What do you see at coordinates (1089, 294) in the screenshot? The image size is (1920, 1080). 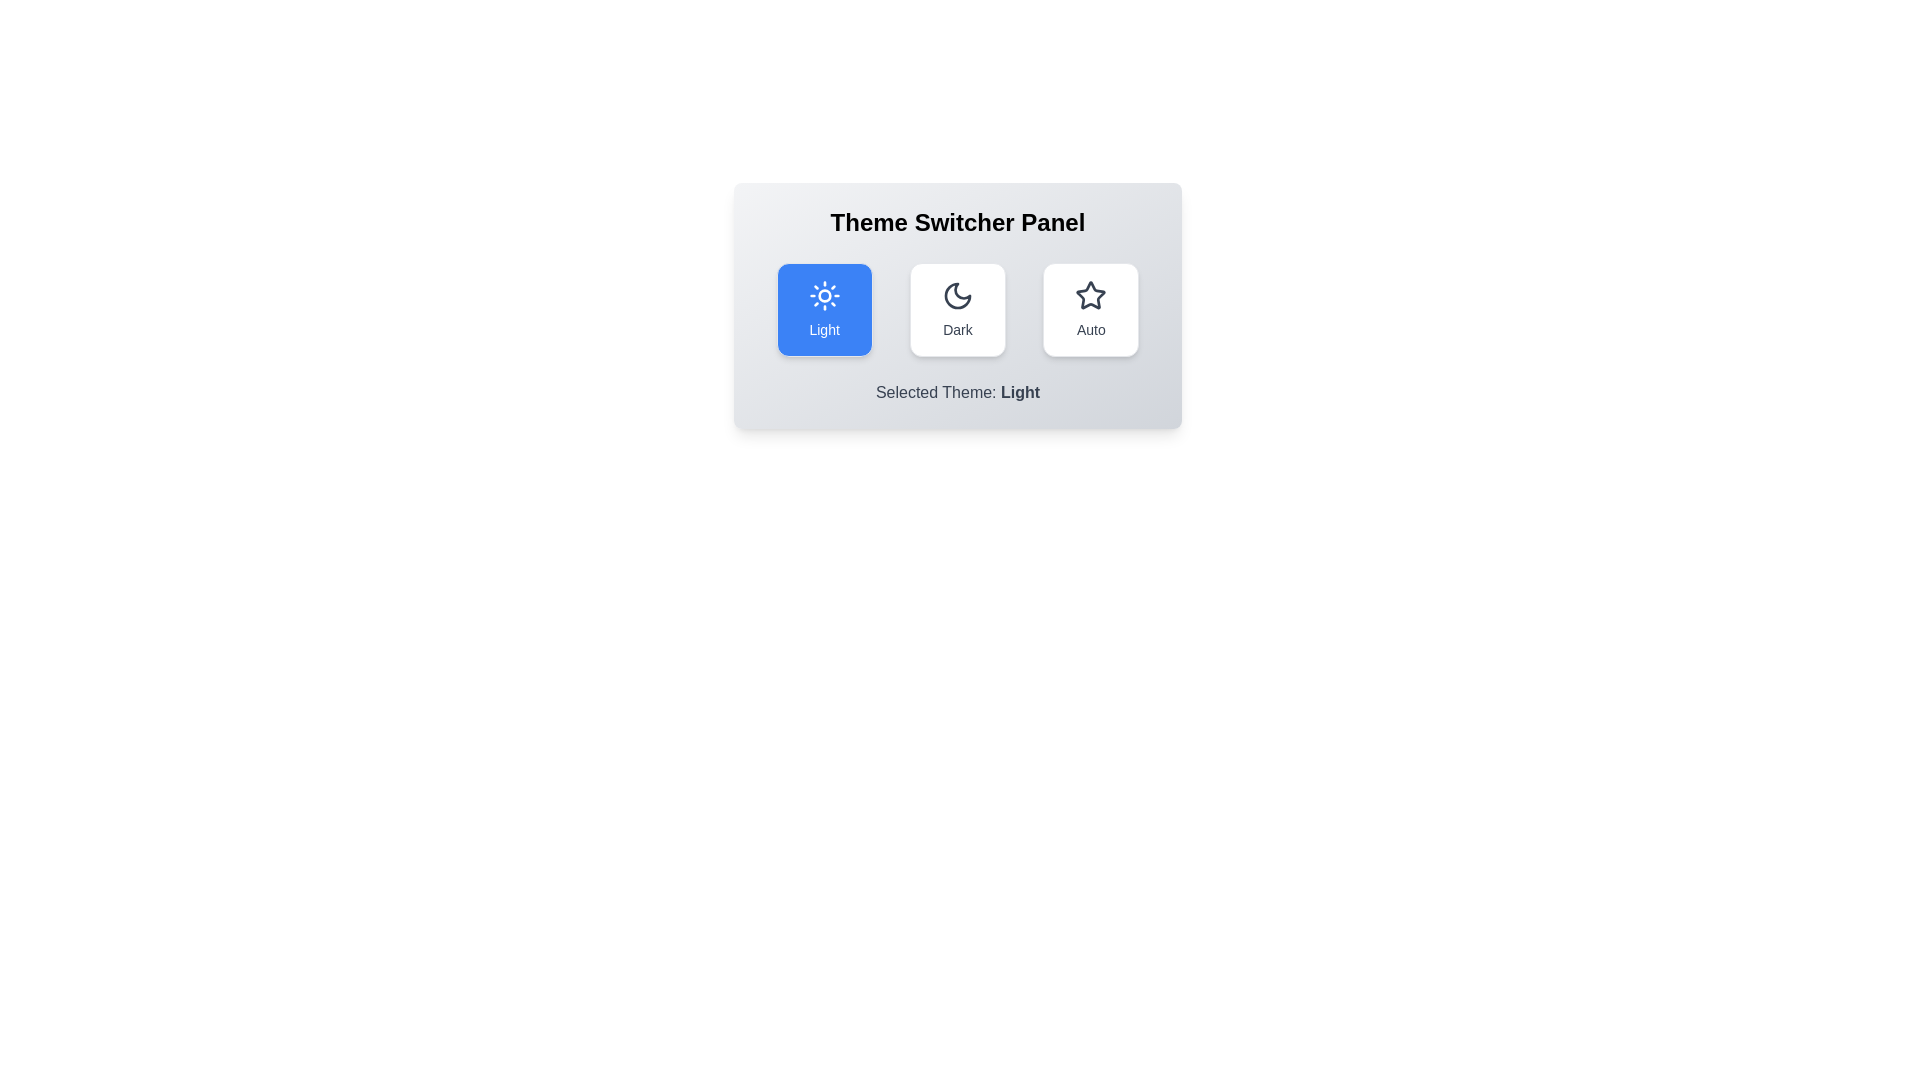 I see `the star icon representing the 'Auto' theme selection option in the Theme Switcher Panel to make a selection` at bounding box center [1089, 294].